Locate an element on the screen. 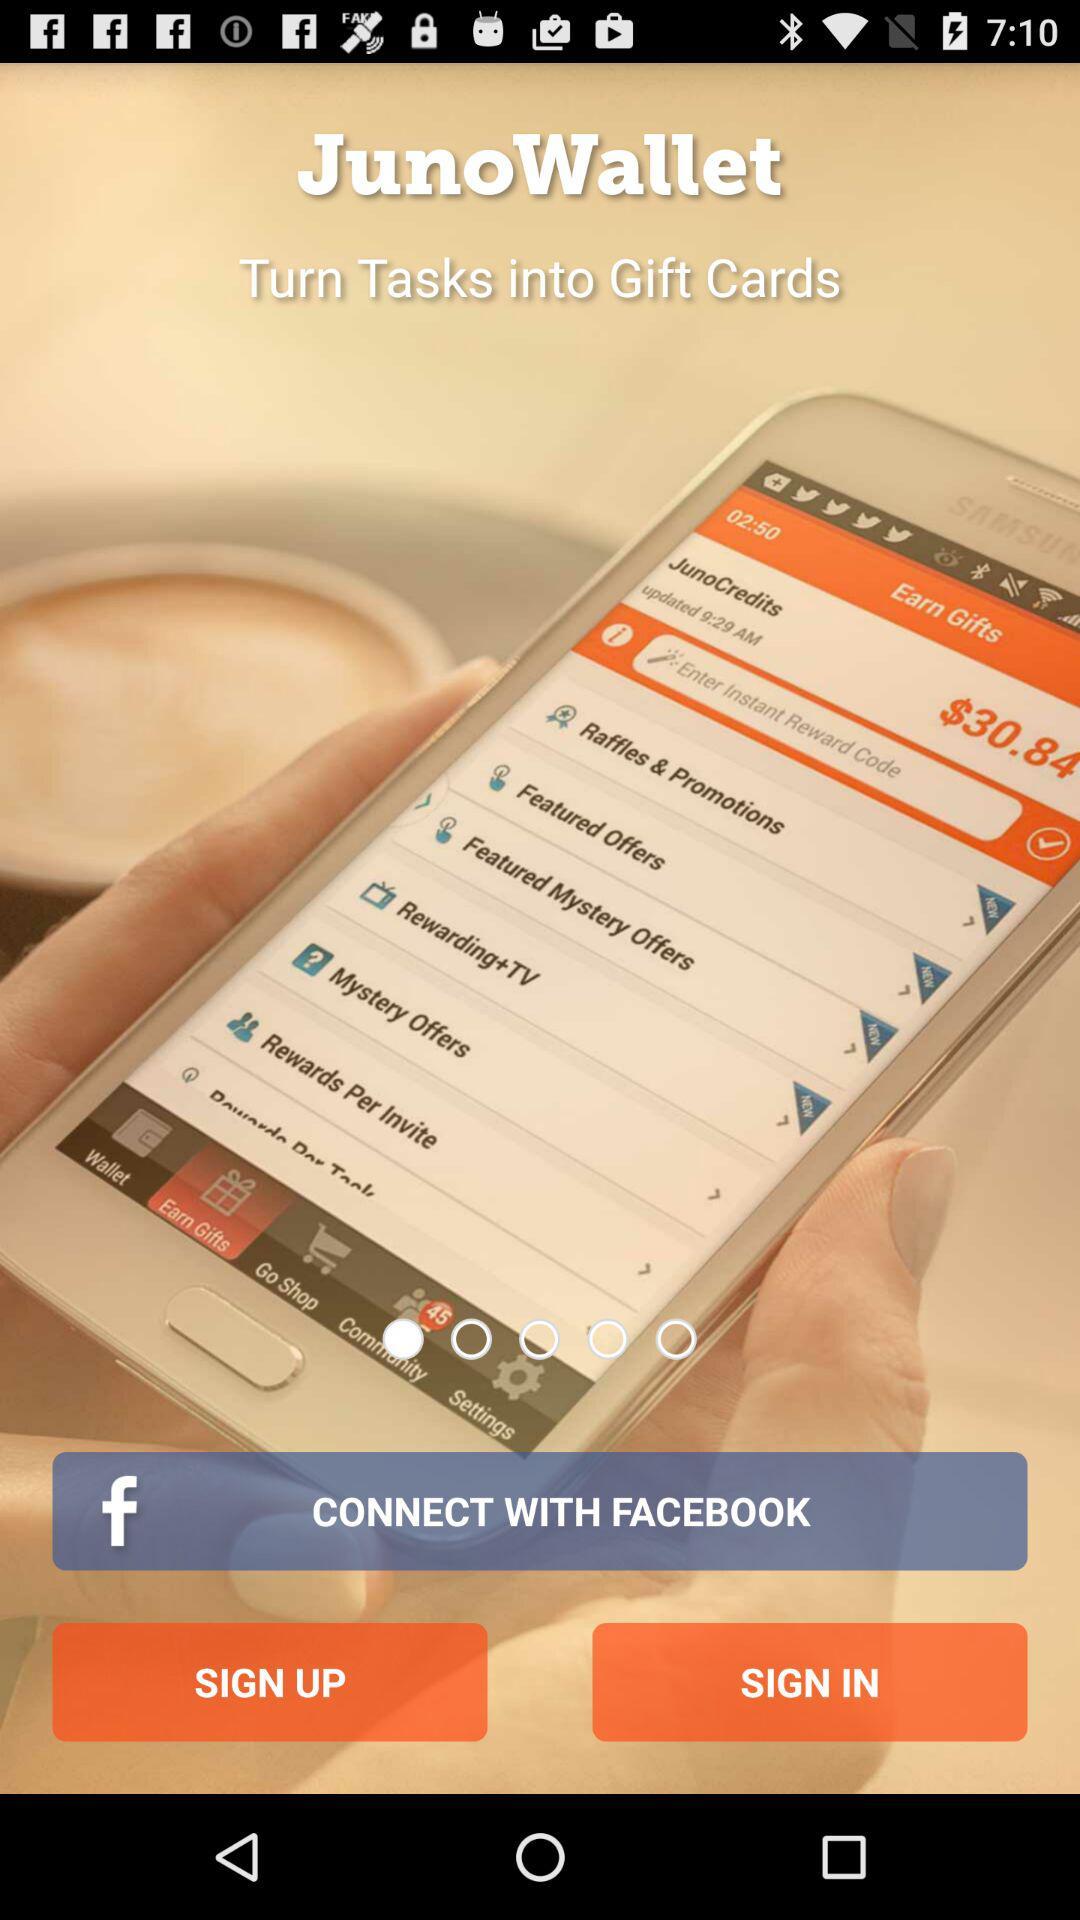 Image resolution: width=1080 pixels, height=1920 pixels. the sign in icon is located at coordinates (810, 1681).